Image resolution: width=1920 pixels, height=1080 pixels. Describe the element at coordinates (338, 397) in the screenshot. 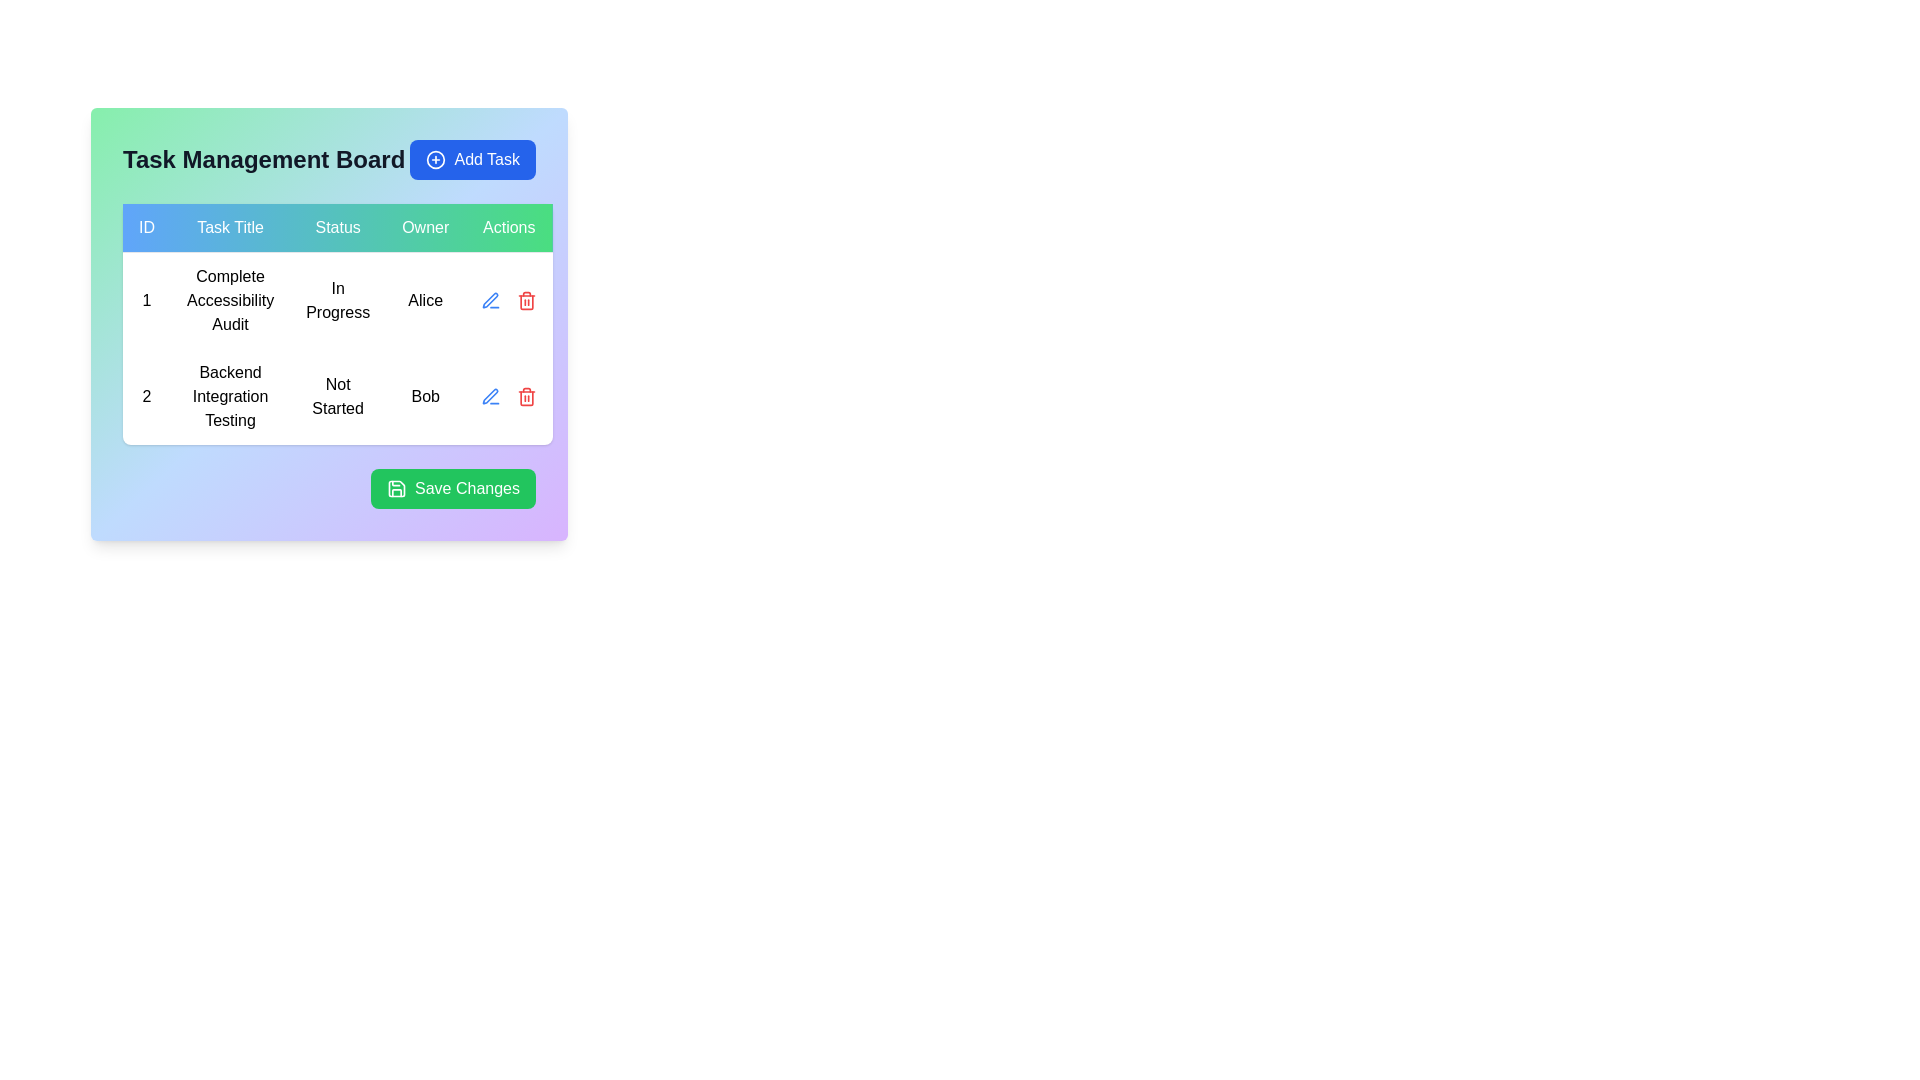

I see `the non-interactive text label indicating the current status of the task, which shows that it has not been started, located in the third column of the second row in the Task Management Board interface` at that location.